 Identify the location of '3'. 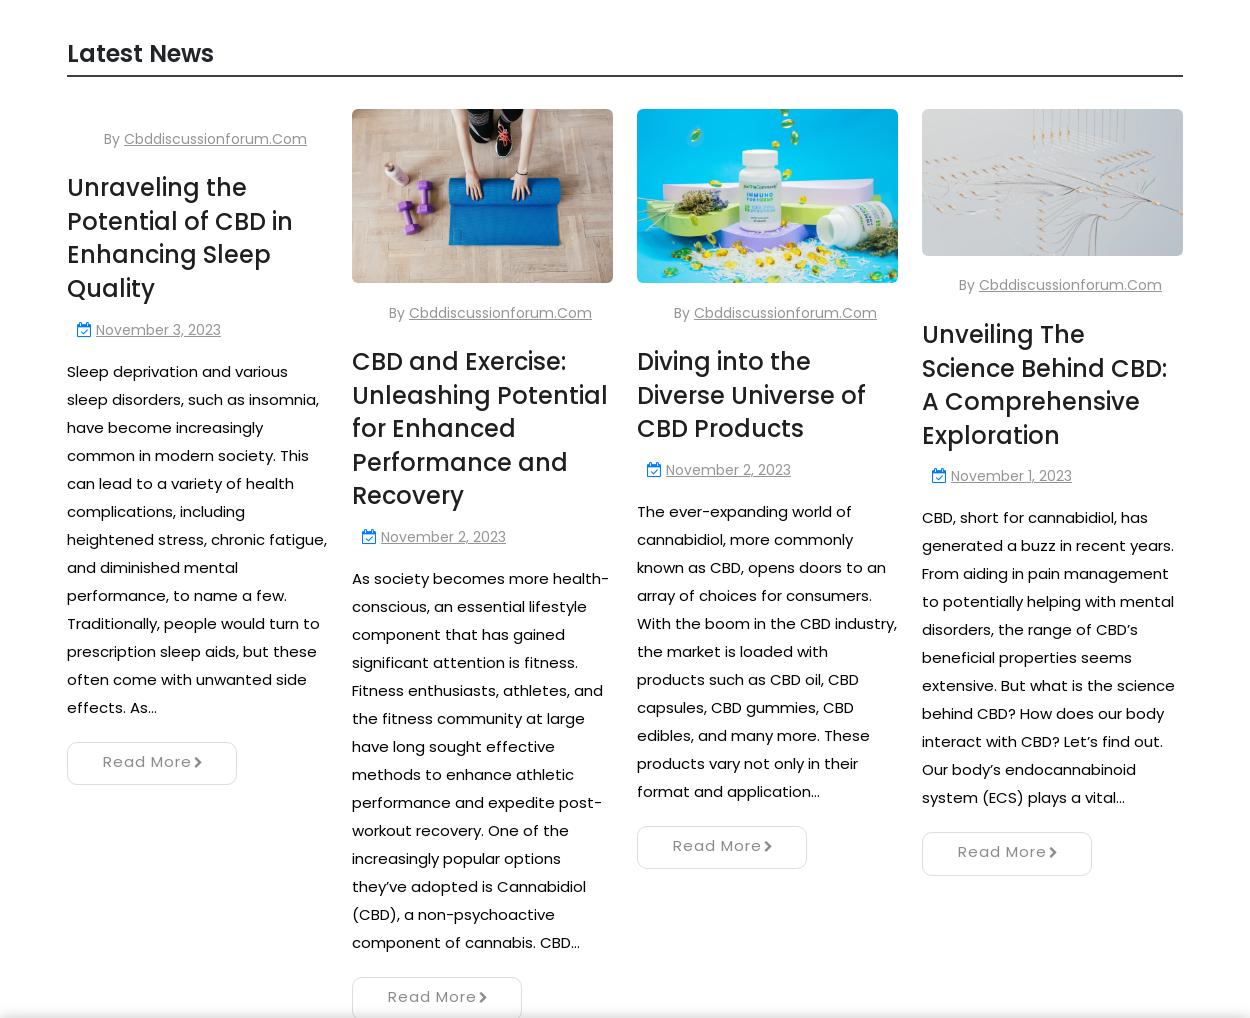
(197, 737).